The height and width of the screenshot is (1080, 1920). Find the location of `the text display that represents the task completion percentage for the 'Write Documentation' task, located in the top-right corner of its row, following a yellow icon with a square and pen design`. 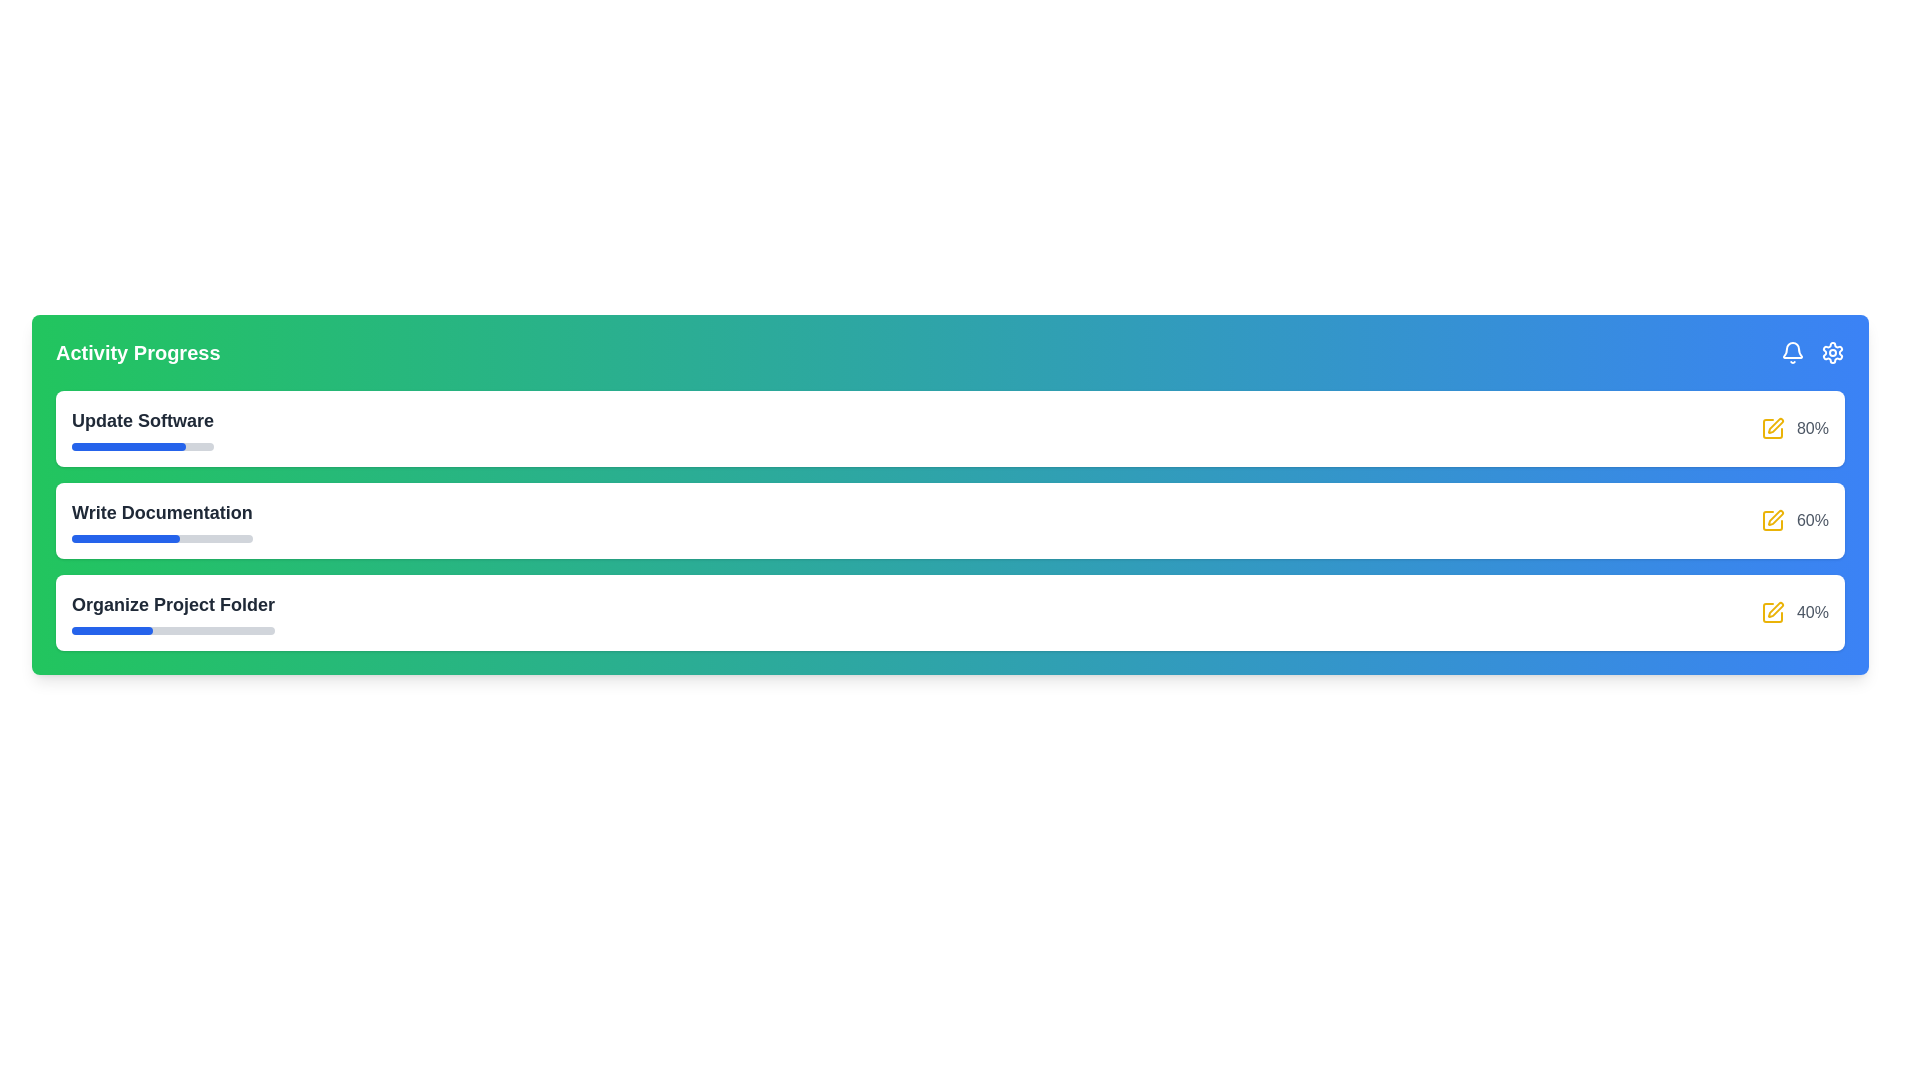

the text display that represents the task completion percentage for the 'Write Documentation' task, located in the top-right corner of its row, following a yellow icon with a square and pen design is located at coordinates (1813, 519).